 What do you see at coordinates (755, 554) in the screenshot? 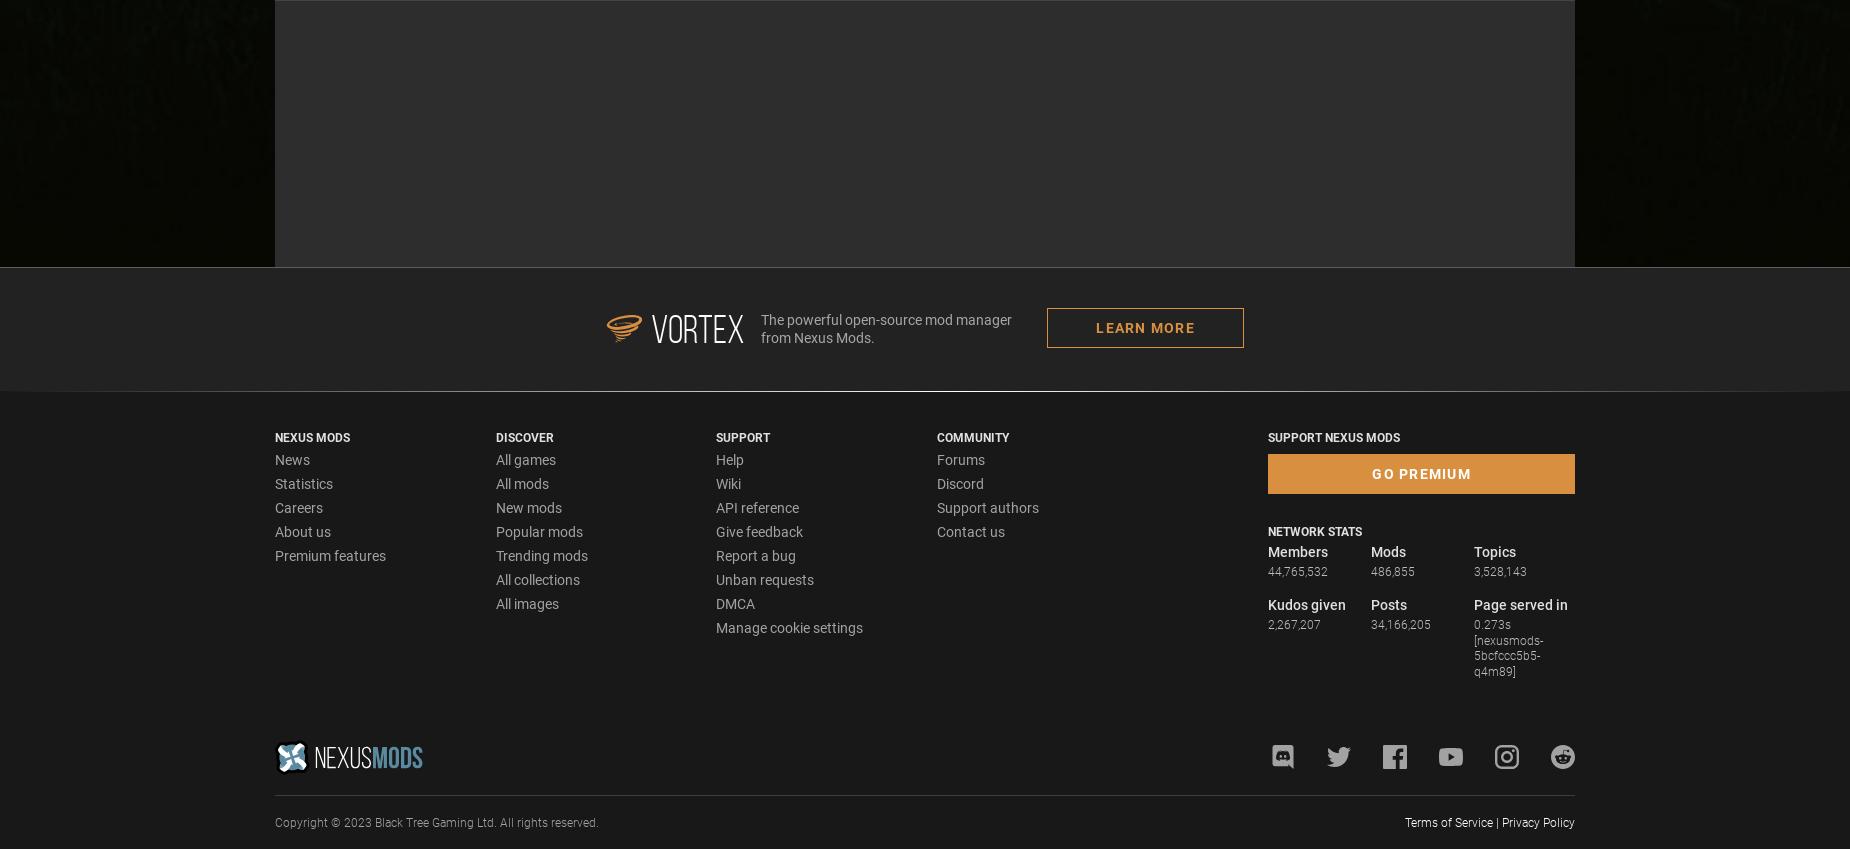
I see `'Report a bug'` at bounding box center [755, 554].